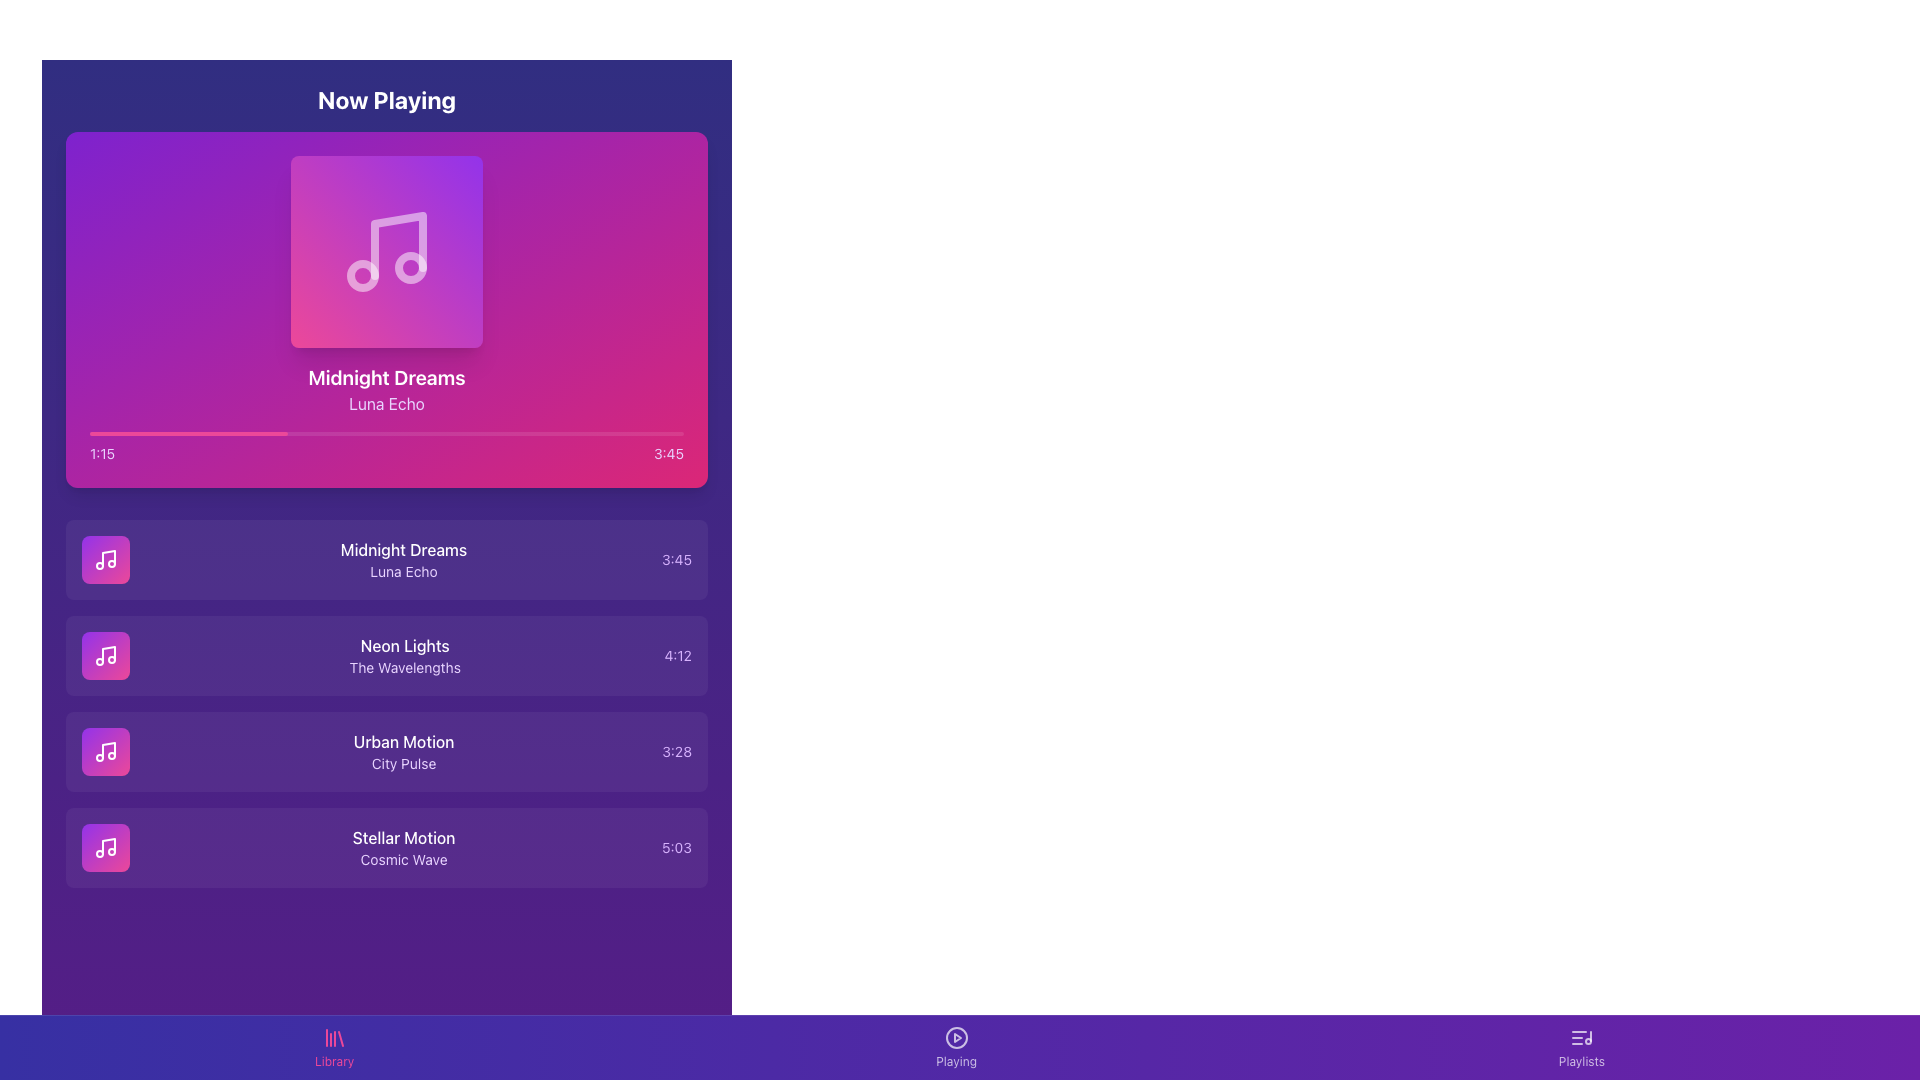  What do you see at coordinates (955, 1036) in the screenshot?
I see `the circular SVG element that is part of the play button symbol in the bottom navigation bar, which indicates the 'Playing' section` at bounding box center [955, 1036].